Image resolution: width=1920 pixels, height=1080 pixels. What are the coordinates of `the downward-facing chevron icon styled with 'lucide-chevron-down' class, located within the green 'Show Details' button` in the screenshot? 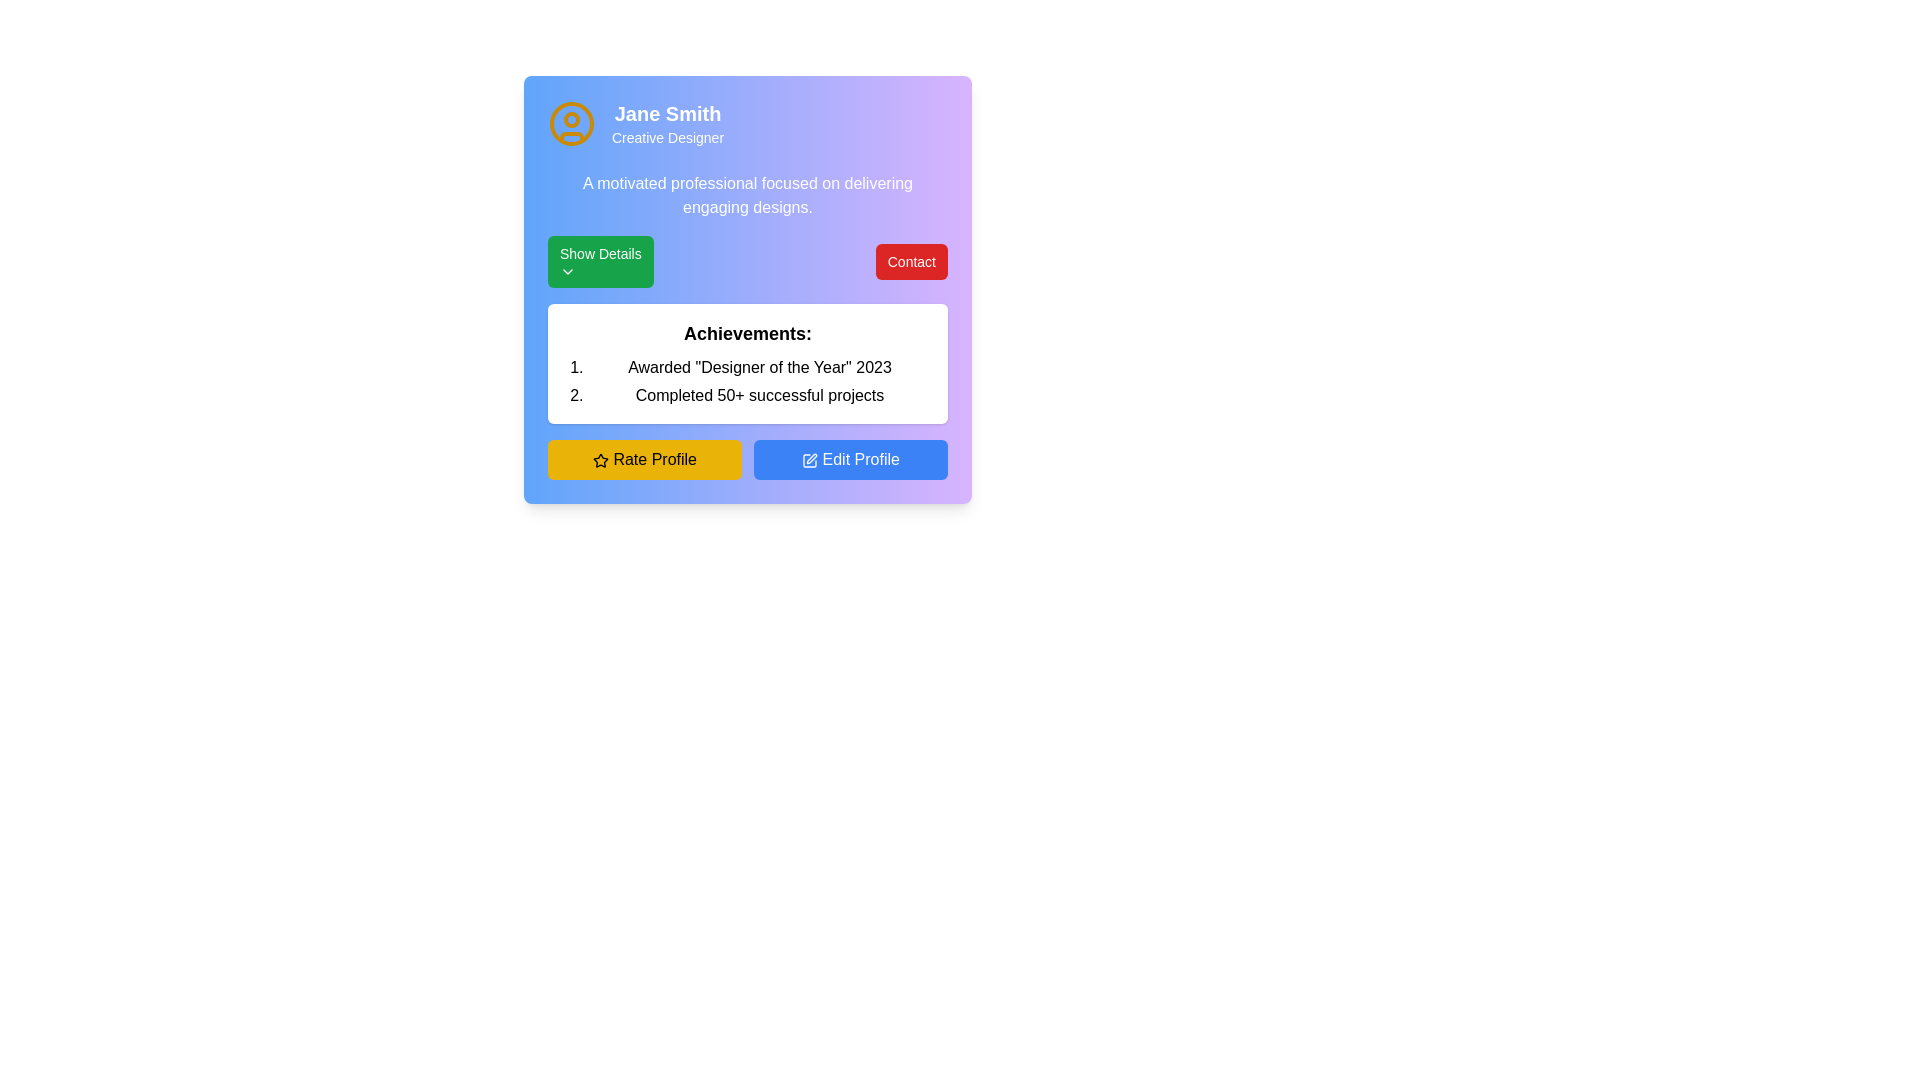 It's located at (566, 272).